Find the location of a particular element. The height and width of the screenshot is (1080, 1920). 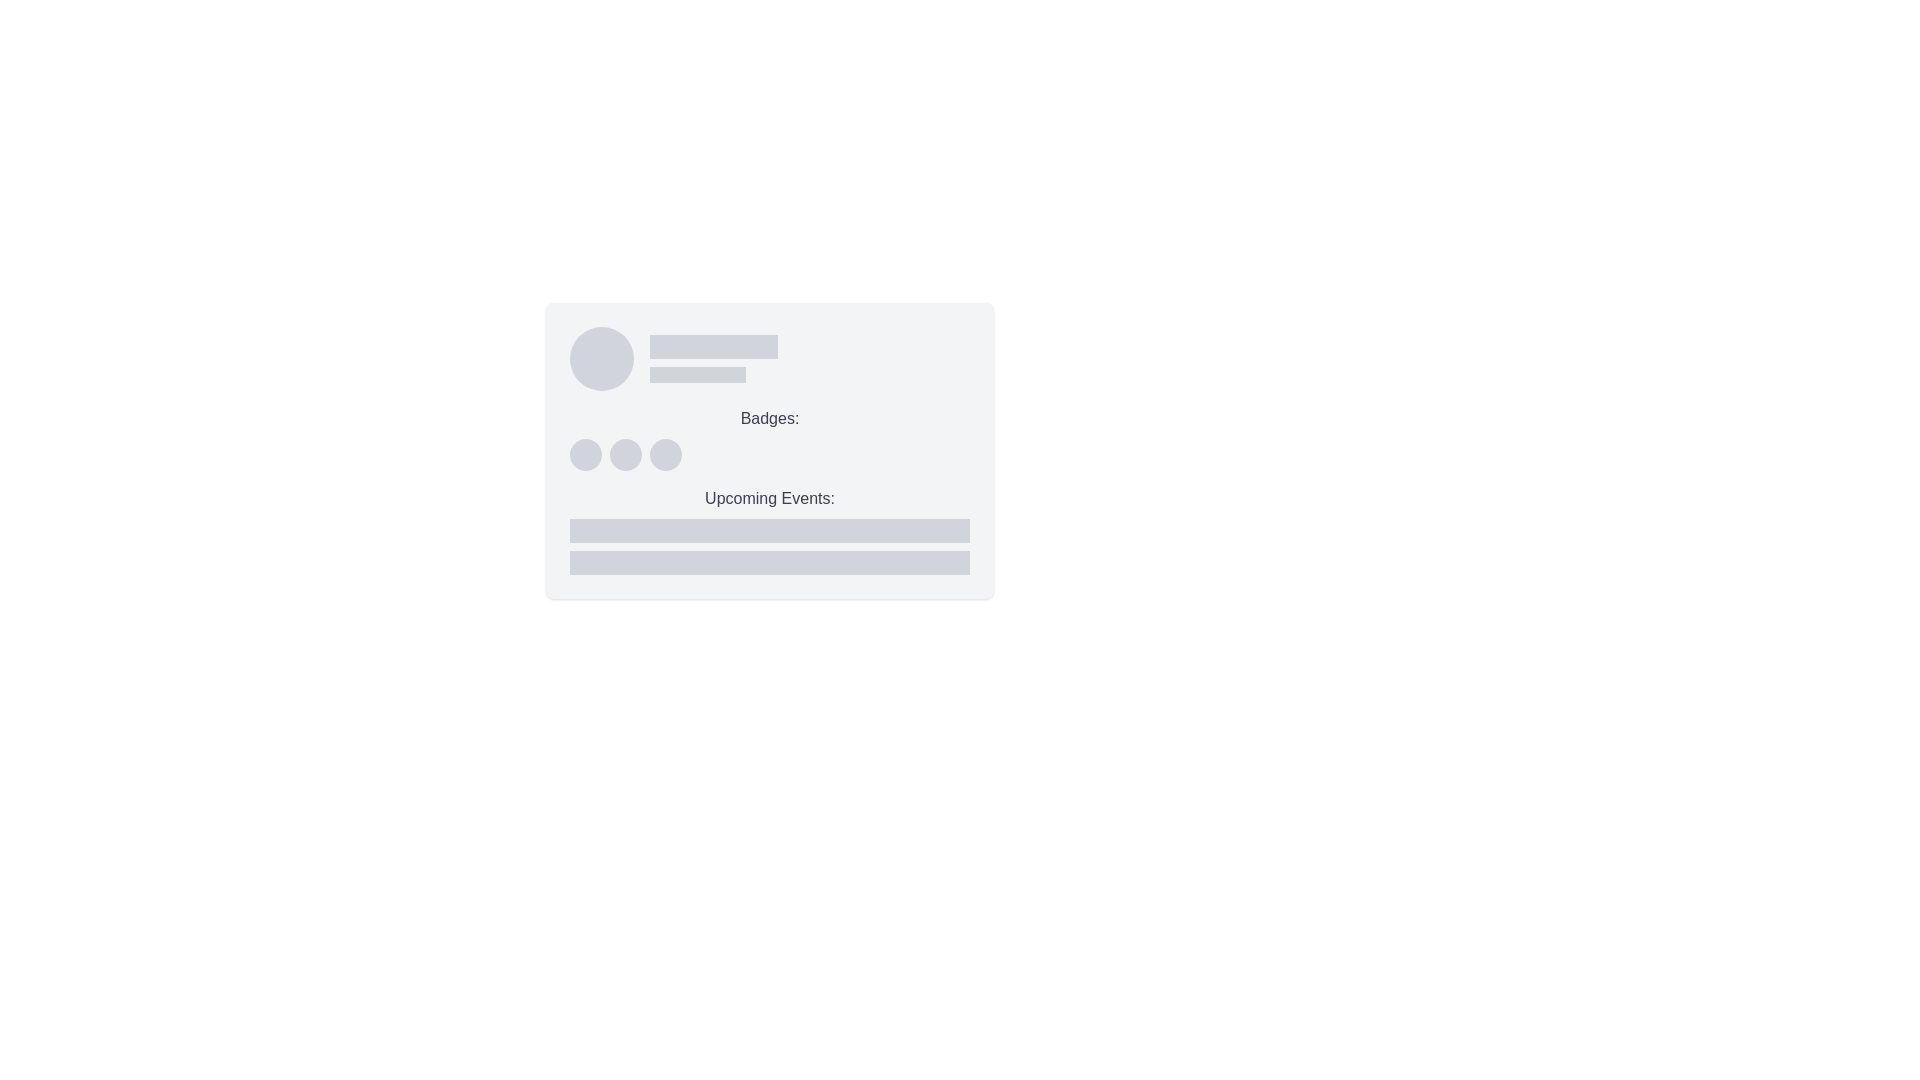

the static visual placeholder, which is a small rectangular shape with a gray background, positioned at the top of the group is located at coordinates (714, 346).